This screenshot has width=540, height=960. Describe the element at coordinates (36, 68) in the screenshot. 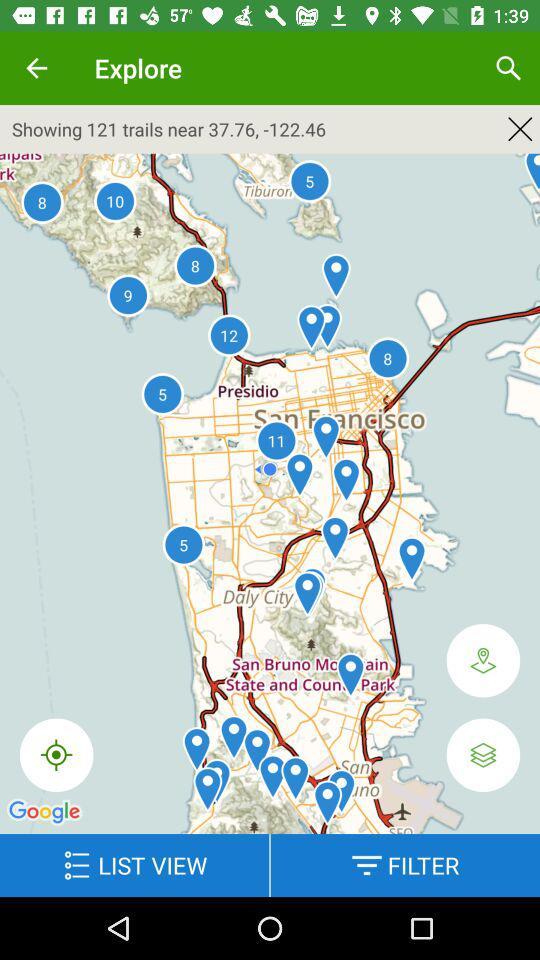

I see `icon next to explore` at that location.